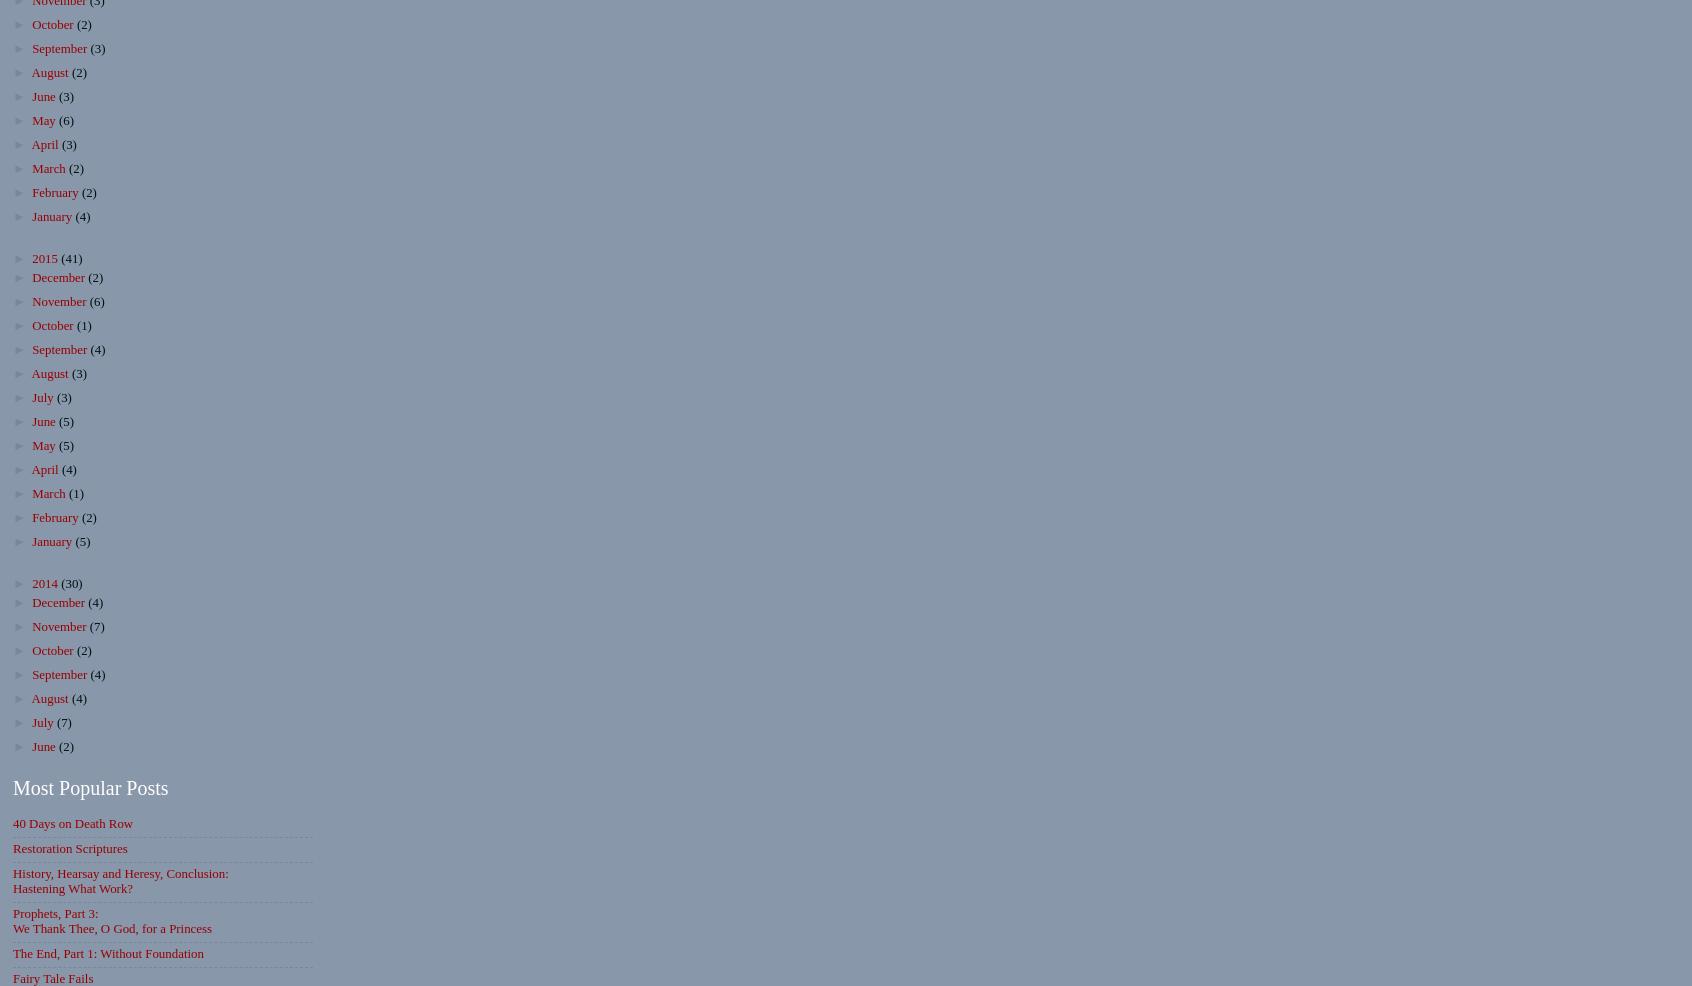 This screenshot has width=1692, height=986. Describe the element at coordinates (120, 872) in the screenshot. I see `'History, Hearsay and Heresy, Conclusion:'` at that location.